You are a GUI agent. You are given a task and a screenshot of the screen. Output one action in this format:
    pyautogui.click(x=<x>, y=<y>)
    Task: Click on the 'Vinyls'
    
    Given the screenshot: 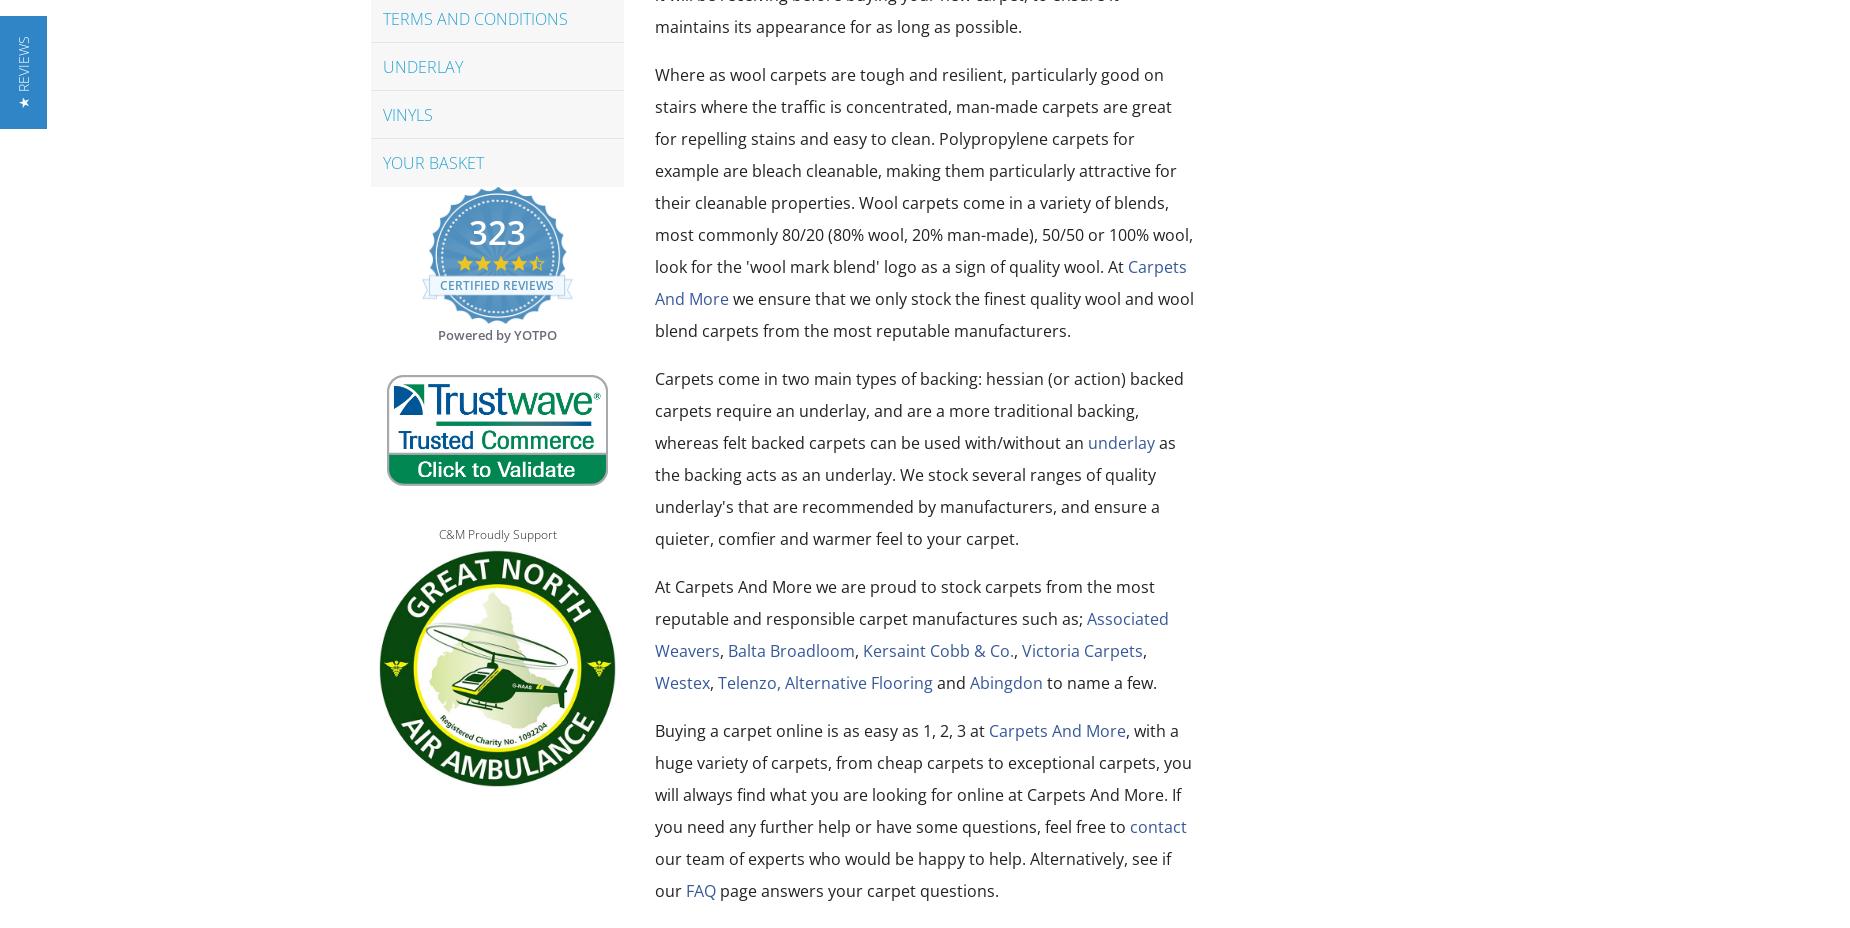 What is the action you would take?
    pyautogui.click(x=406, y=112)
    